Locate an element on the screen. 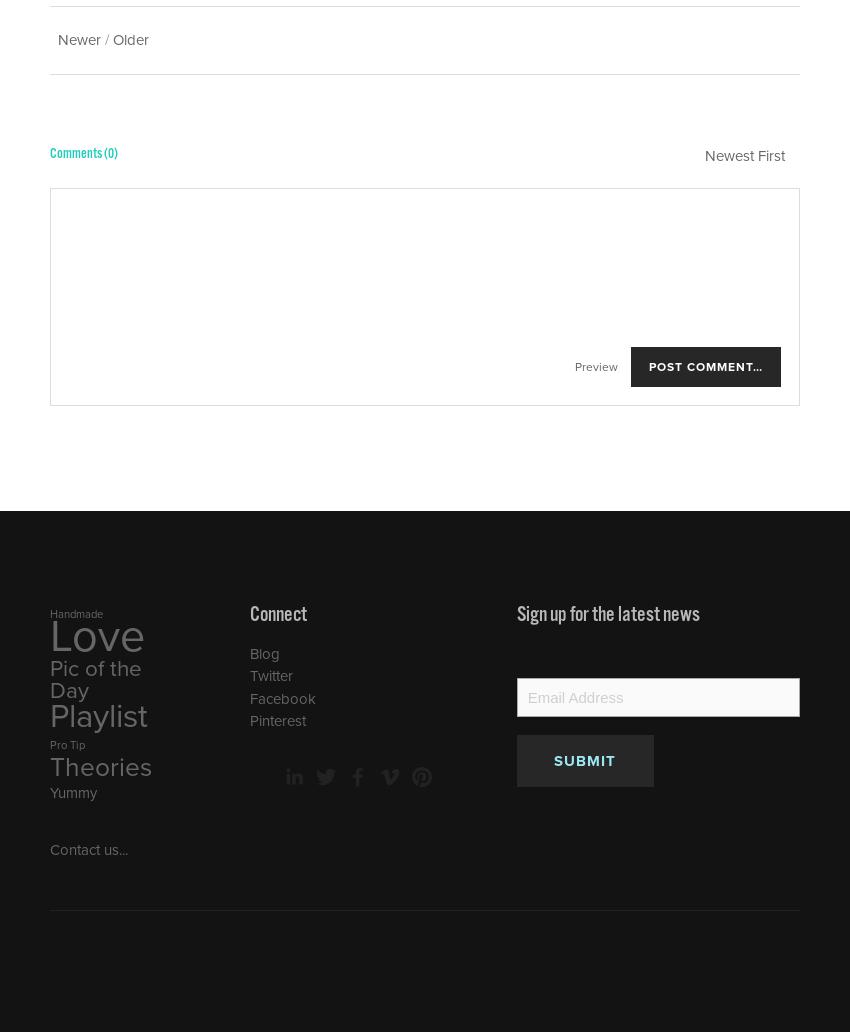 This screenshot has height=1032, width=850. 'Theories' is located at coordinates (99, 765).